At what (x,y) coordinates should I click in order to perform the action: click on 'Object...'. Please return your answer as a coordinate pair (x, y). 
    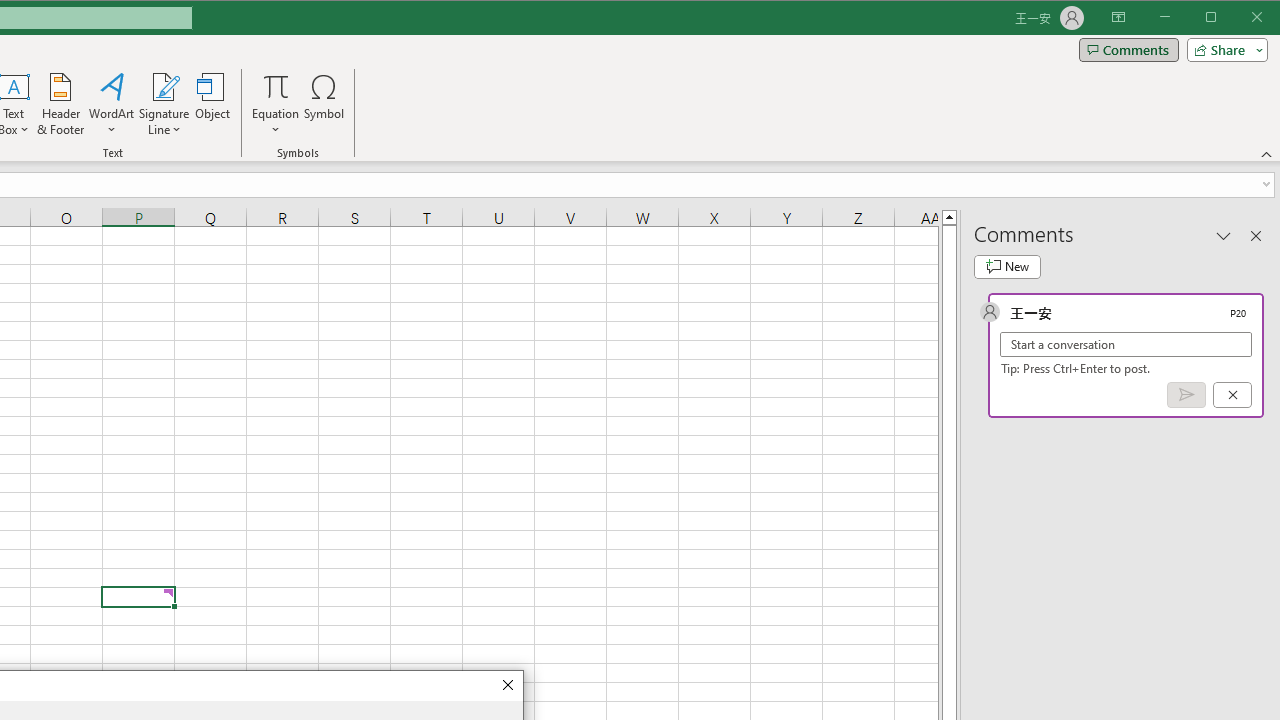
    Looking at the image, I should click on (213, 104).